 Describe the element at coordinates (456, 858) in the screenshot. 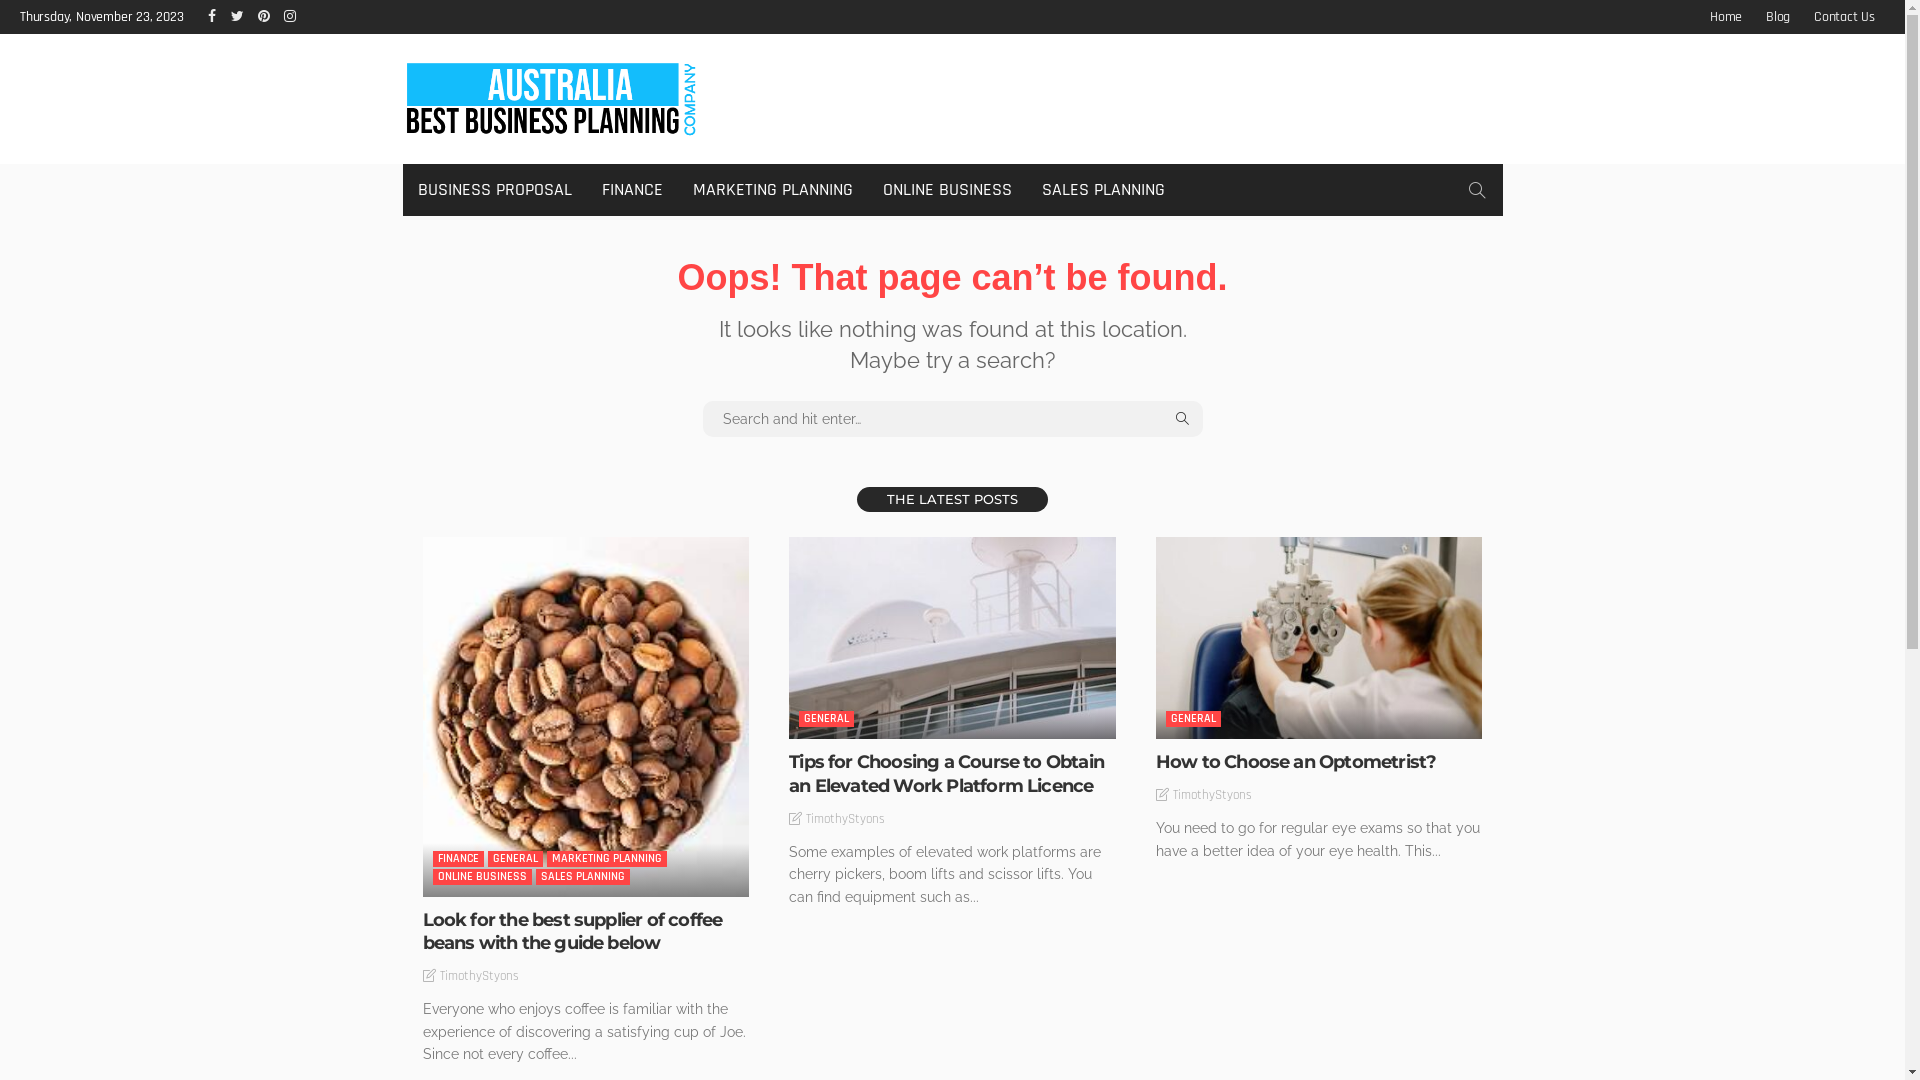

I see `'FINANCE'` at that location.